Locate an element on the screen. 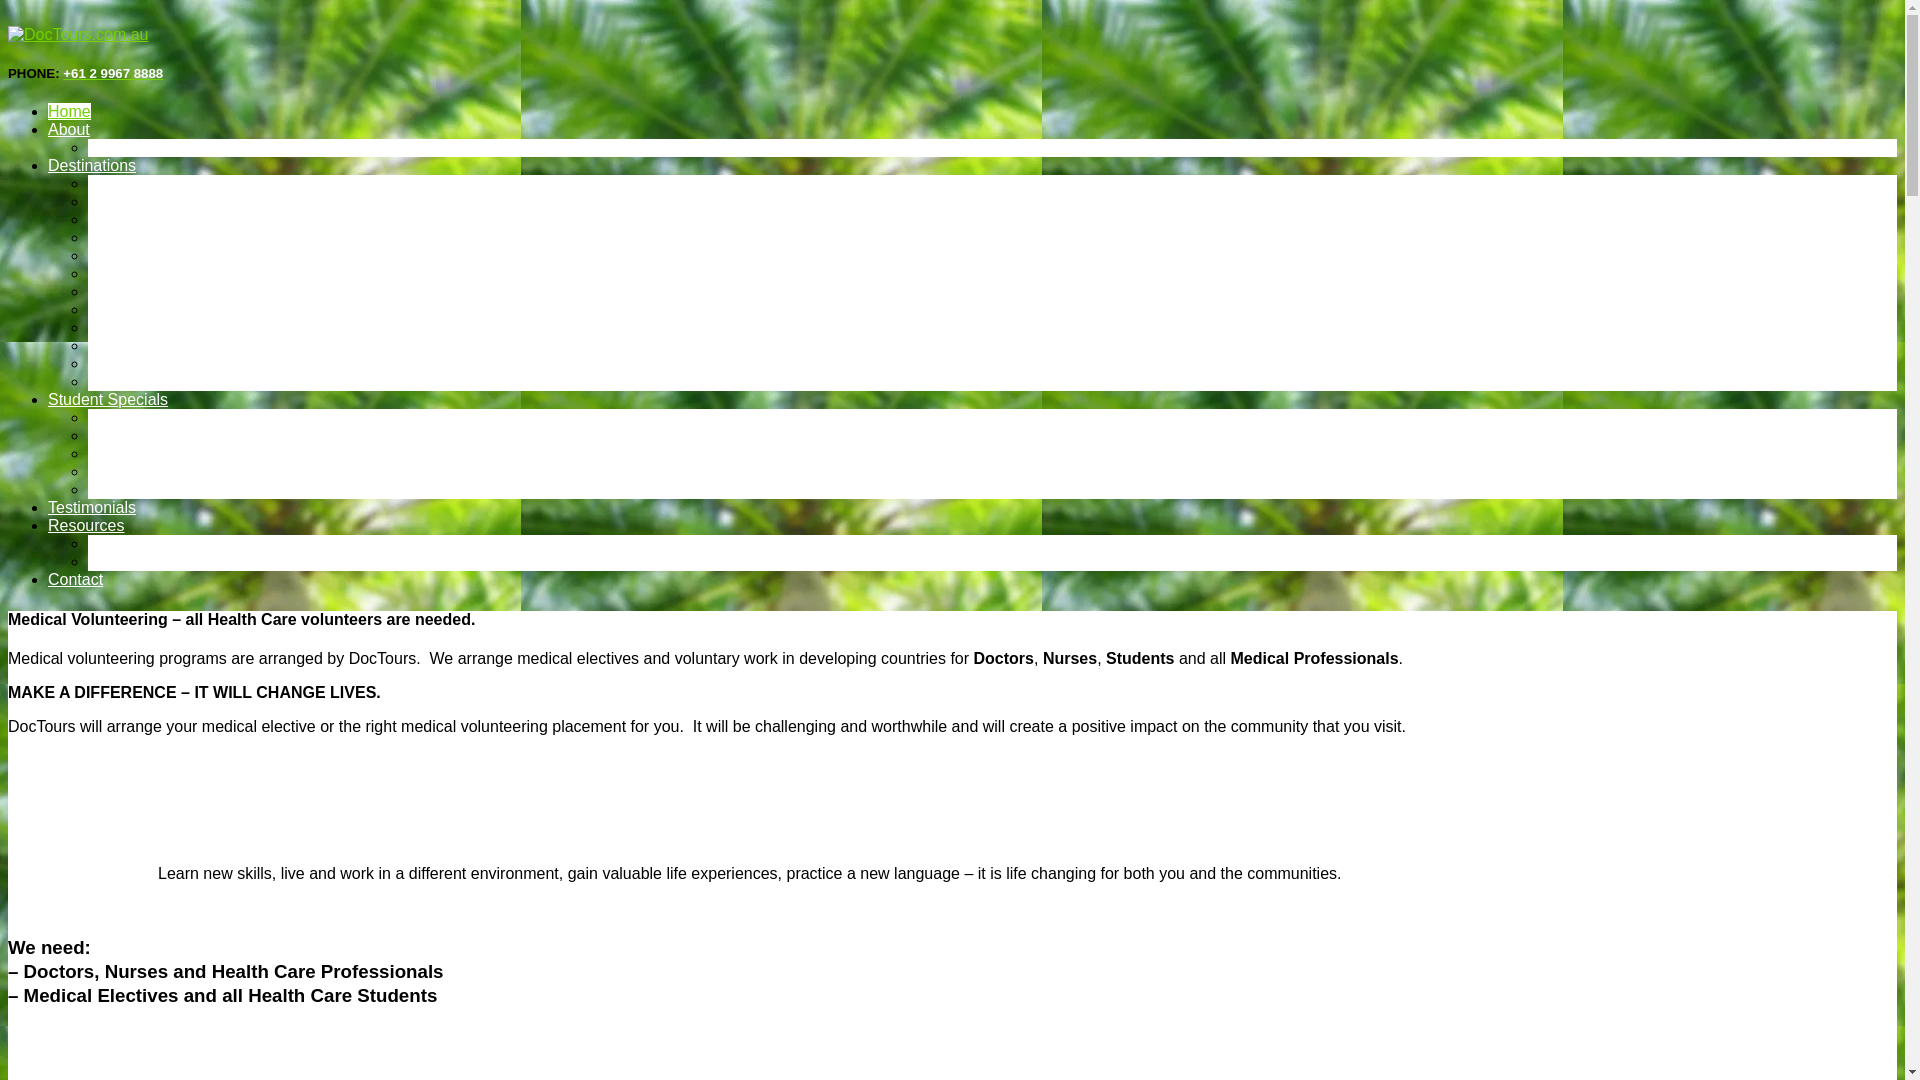 This screenshot has width=1920, height=1080. 'Vietnam for students' is located at coordinates (86, 489).